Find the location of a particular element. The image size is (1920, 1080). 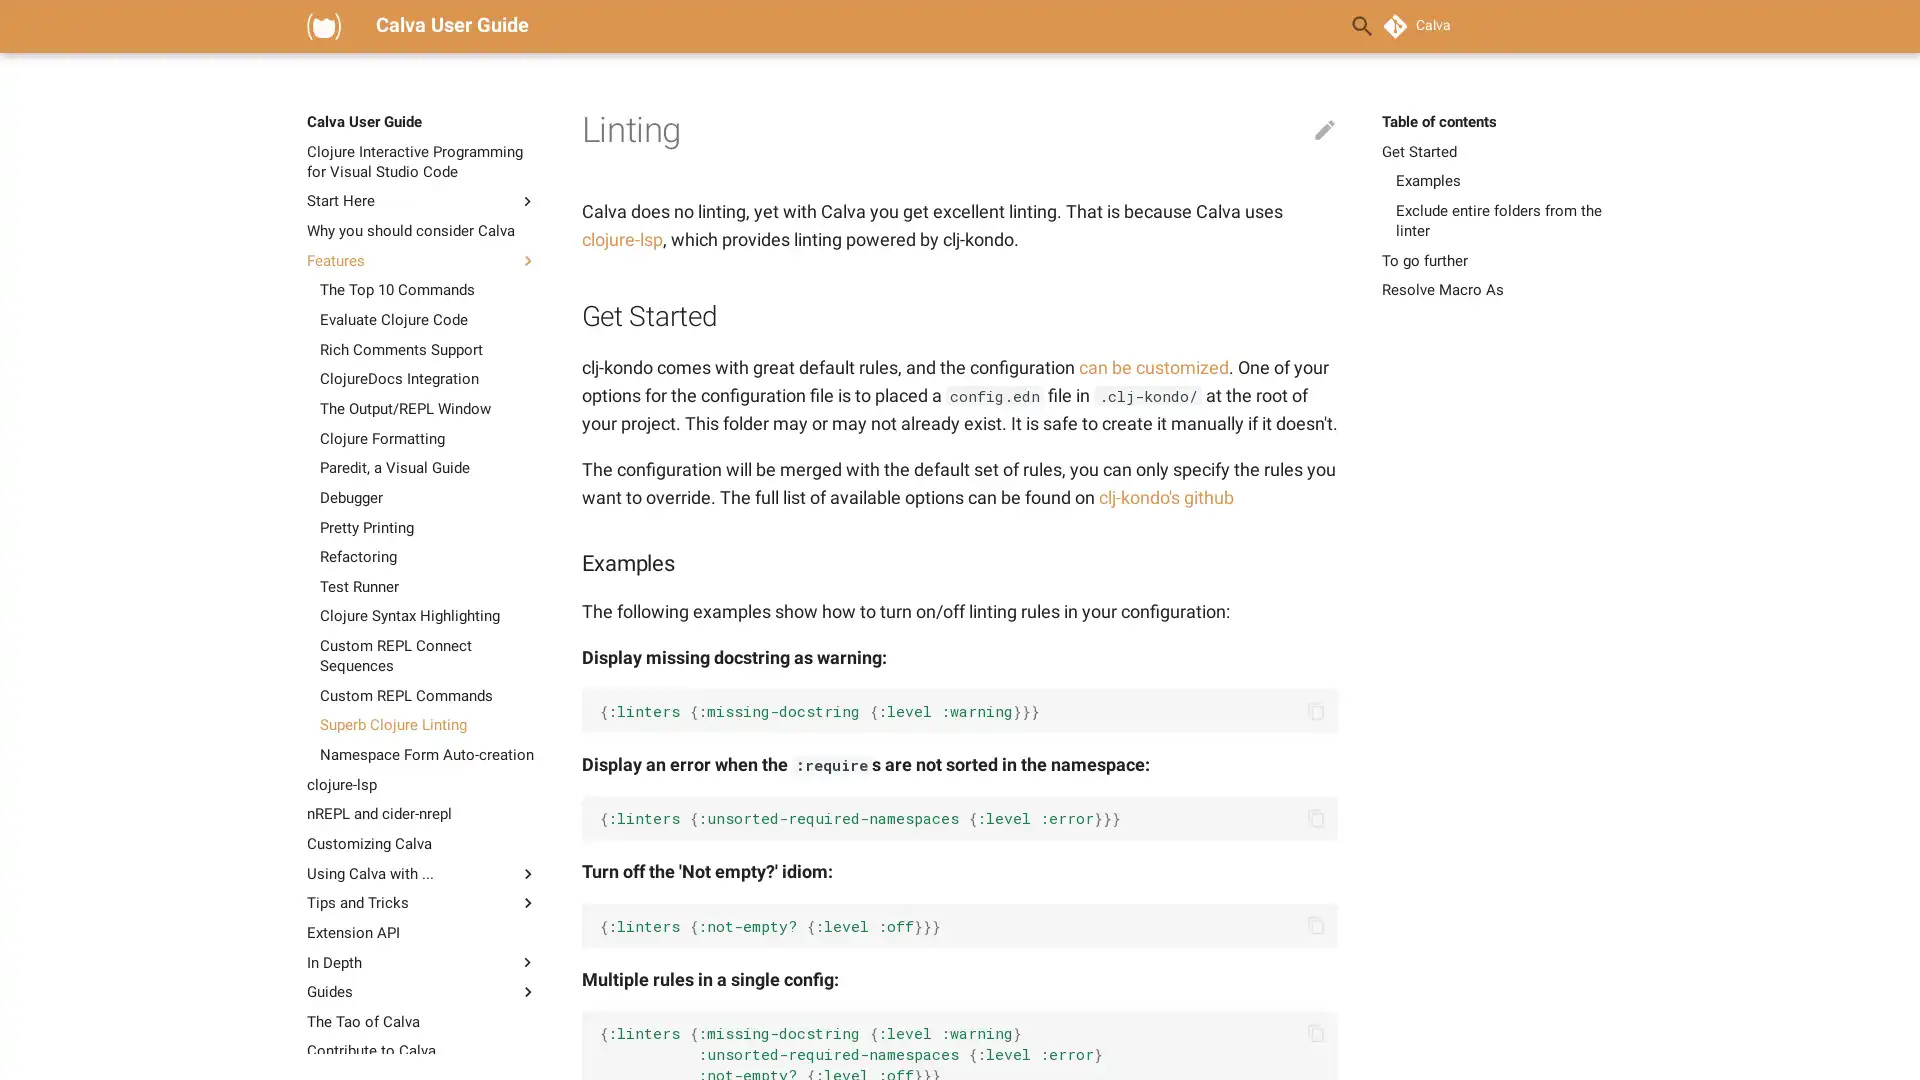

Clear is located at coordinates (1314, 26).